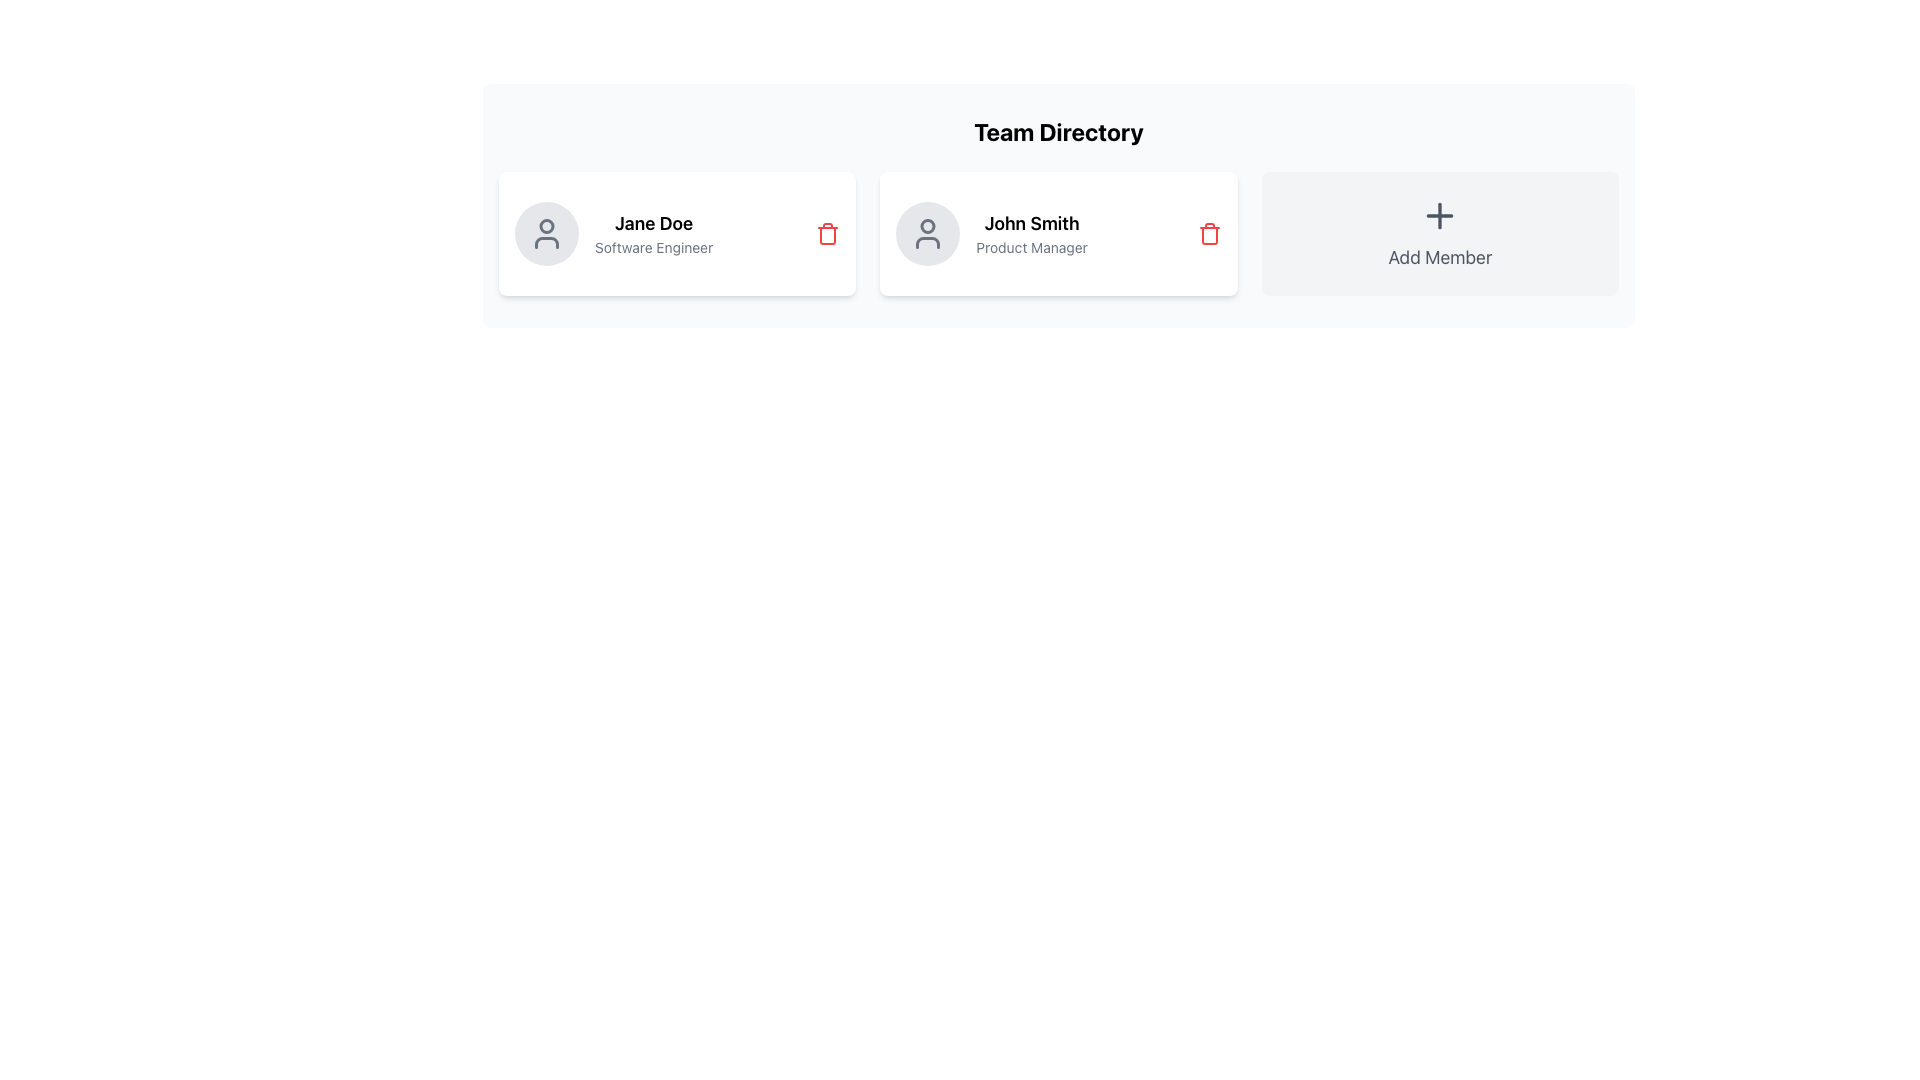 Image resolution: width=1920 pixels, height=1080 pixels. What do you see at coordinates (927, 233) in the screenshot?
I see `the circular profile icon with a gray outline located in the second profile card of the team directory` at bounding box center [927, 233].